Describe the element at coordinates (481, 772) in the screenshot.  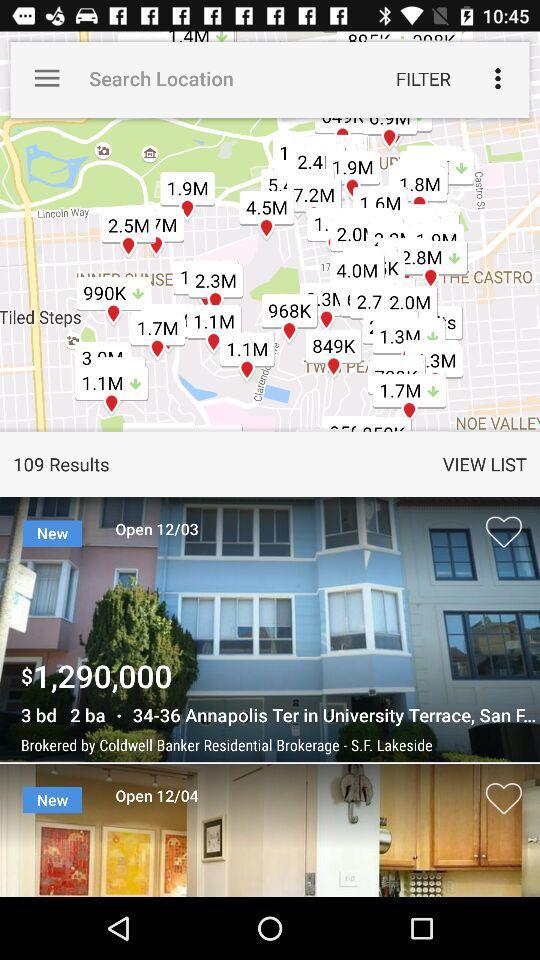
I see `the favorite icon` at that location.